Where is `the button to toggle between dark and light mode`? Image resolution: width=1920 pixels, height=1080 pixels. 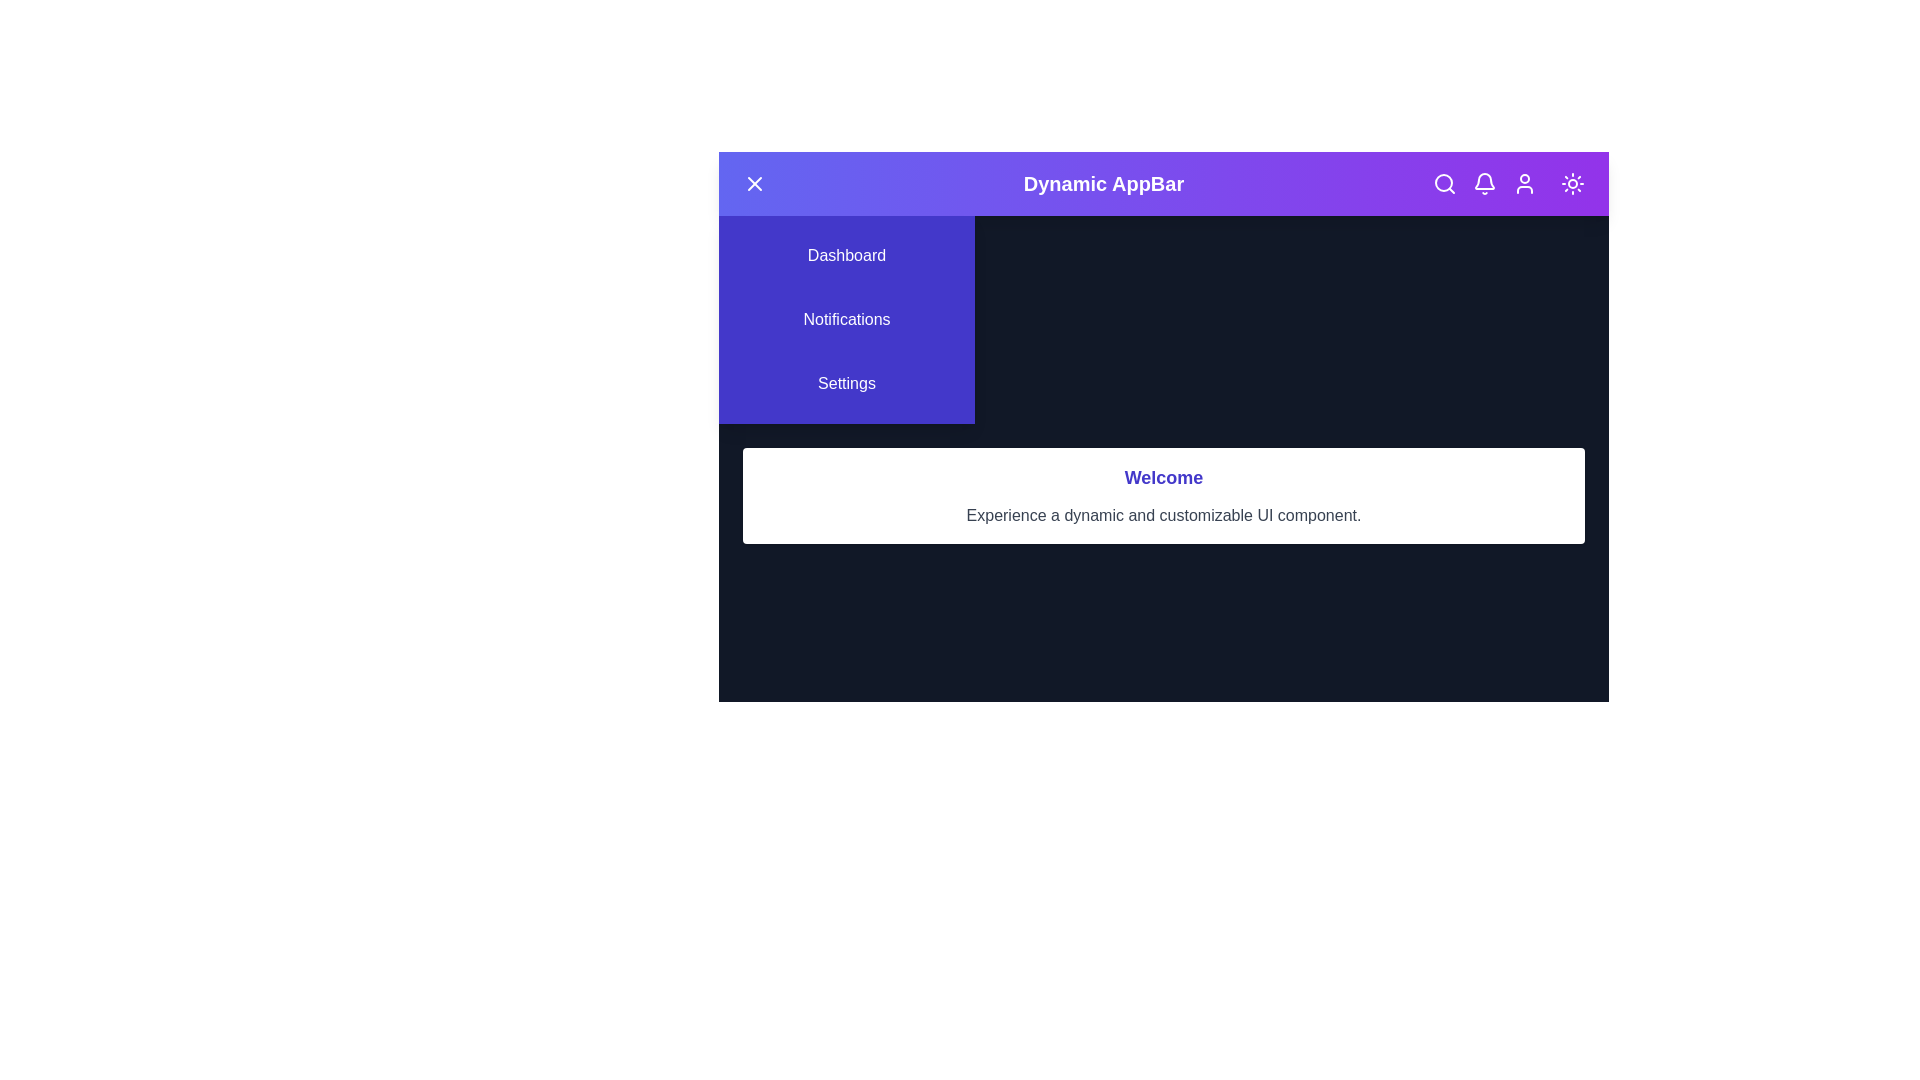 the button to toggle between dark and light mode is located at coordinates (1572, 184).